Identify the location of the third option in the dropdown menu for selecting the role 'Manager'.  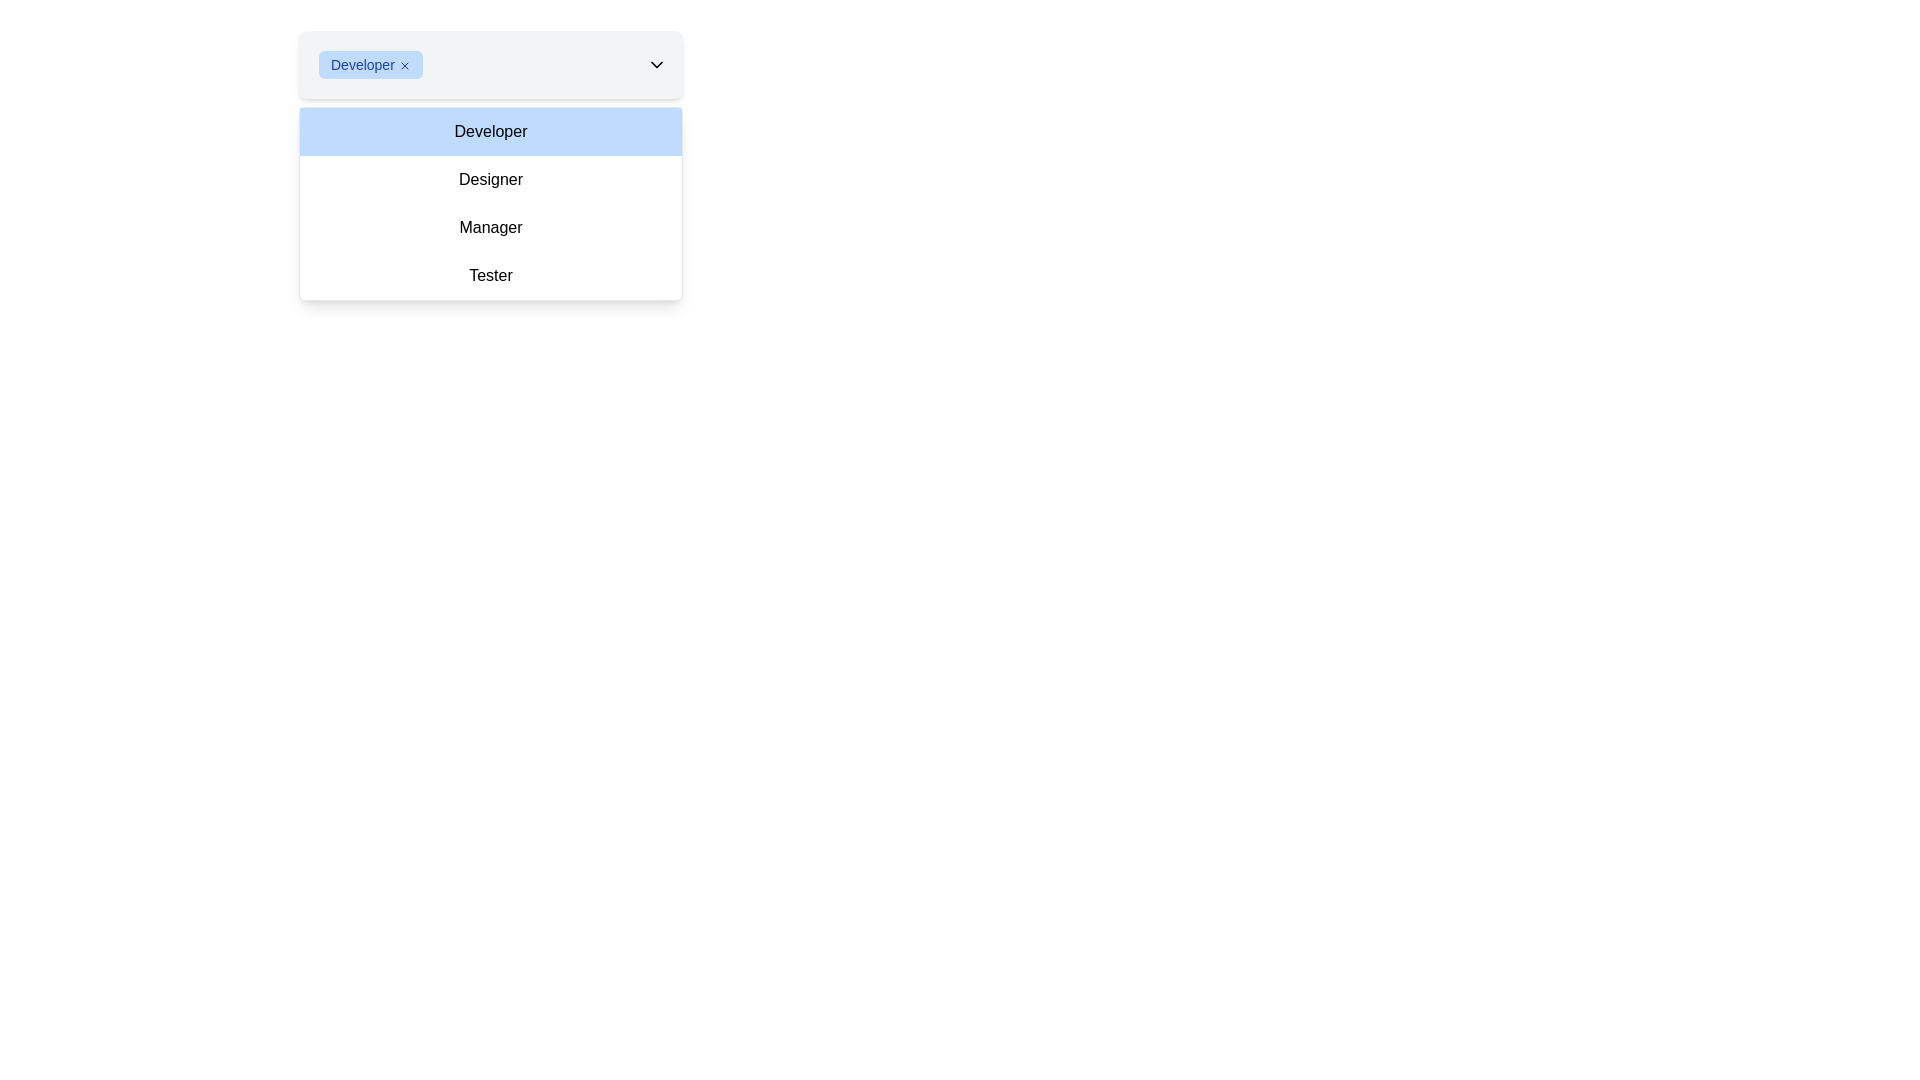
(490, 226).